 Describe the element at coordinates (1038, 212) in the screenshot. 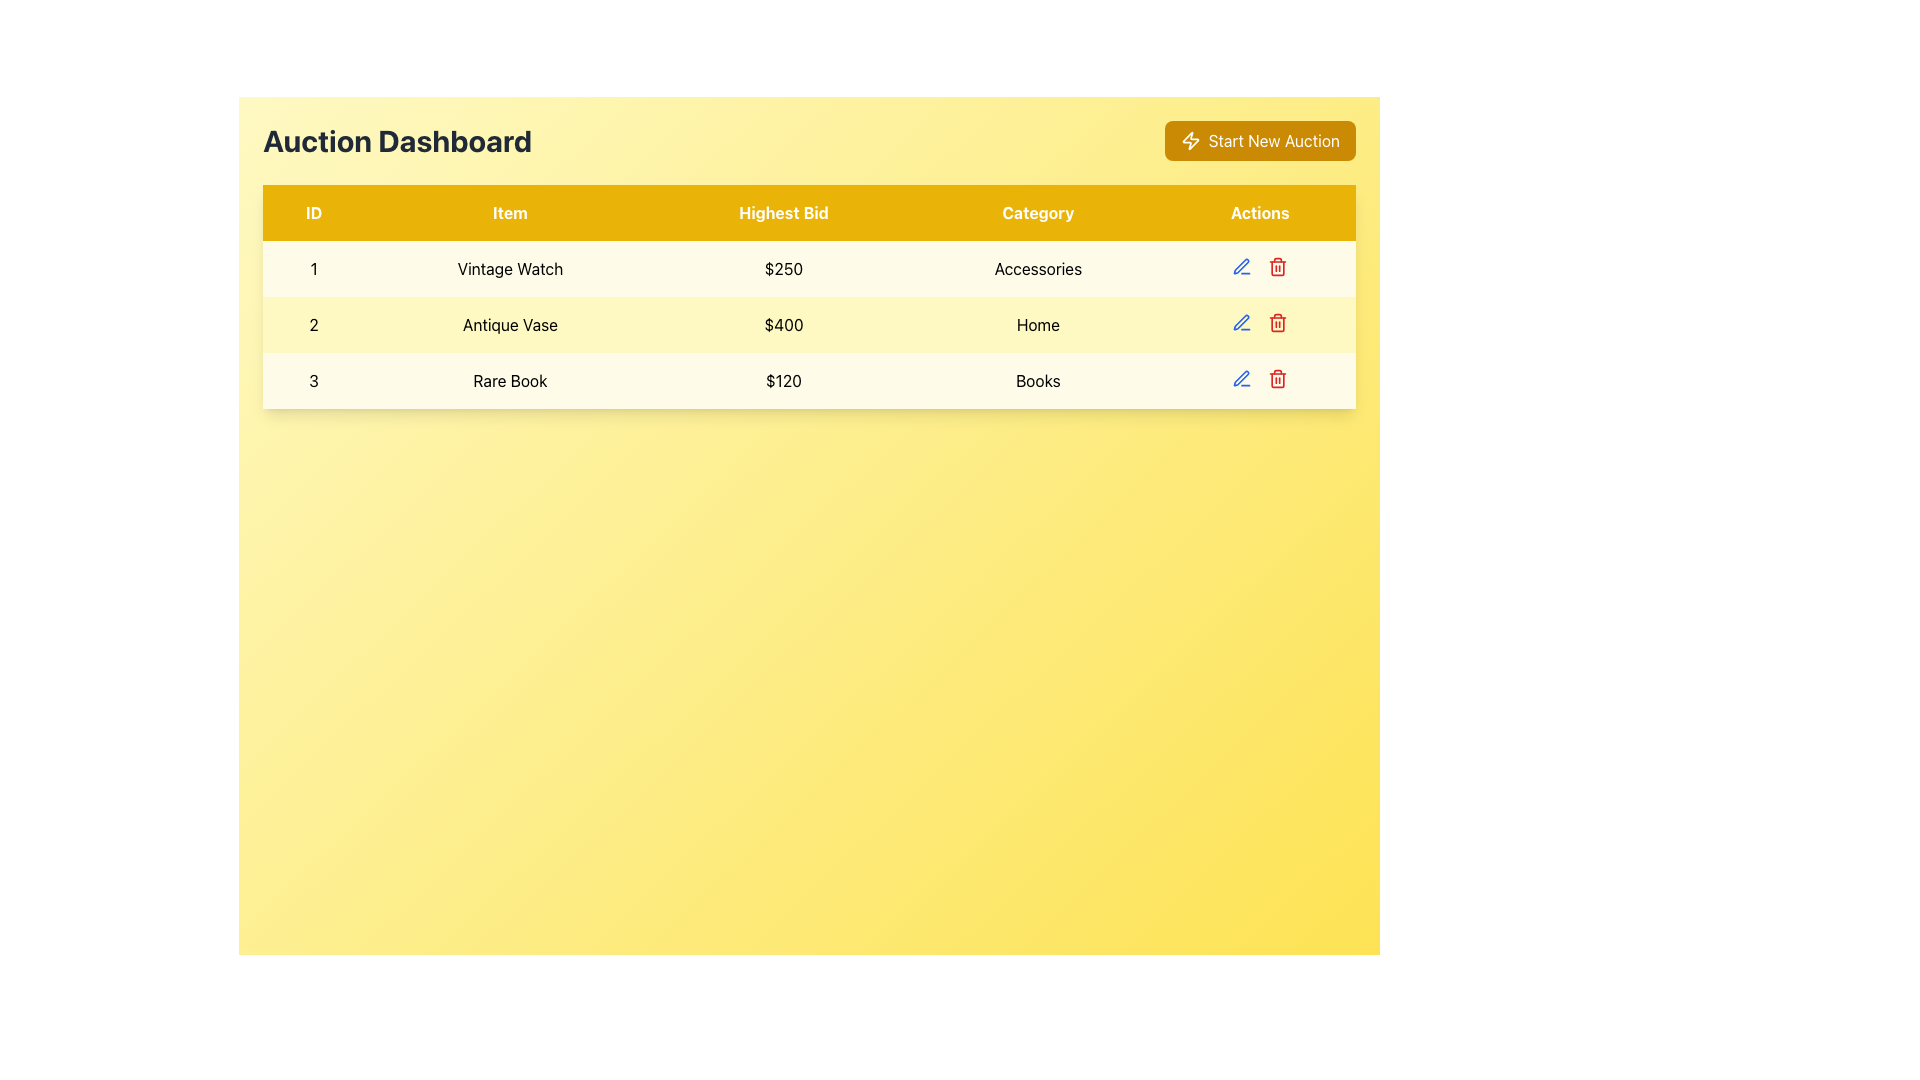

I see `the Table Header Cell displaying 'Category' with a bold white font on a solid yellow background, located in the header row of the table` at that location.